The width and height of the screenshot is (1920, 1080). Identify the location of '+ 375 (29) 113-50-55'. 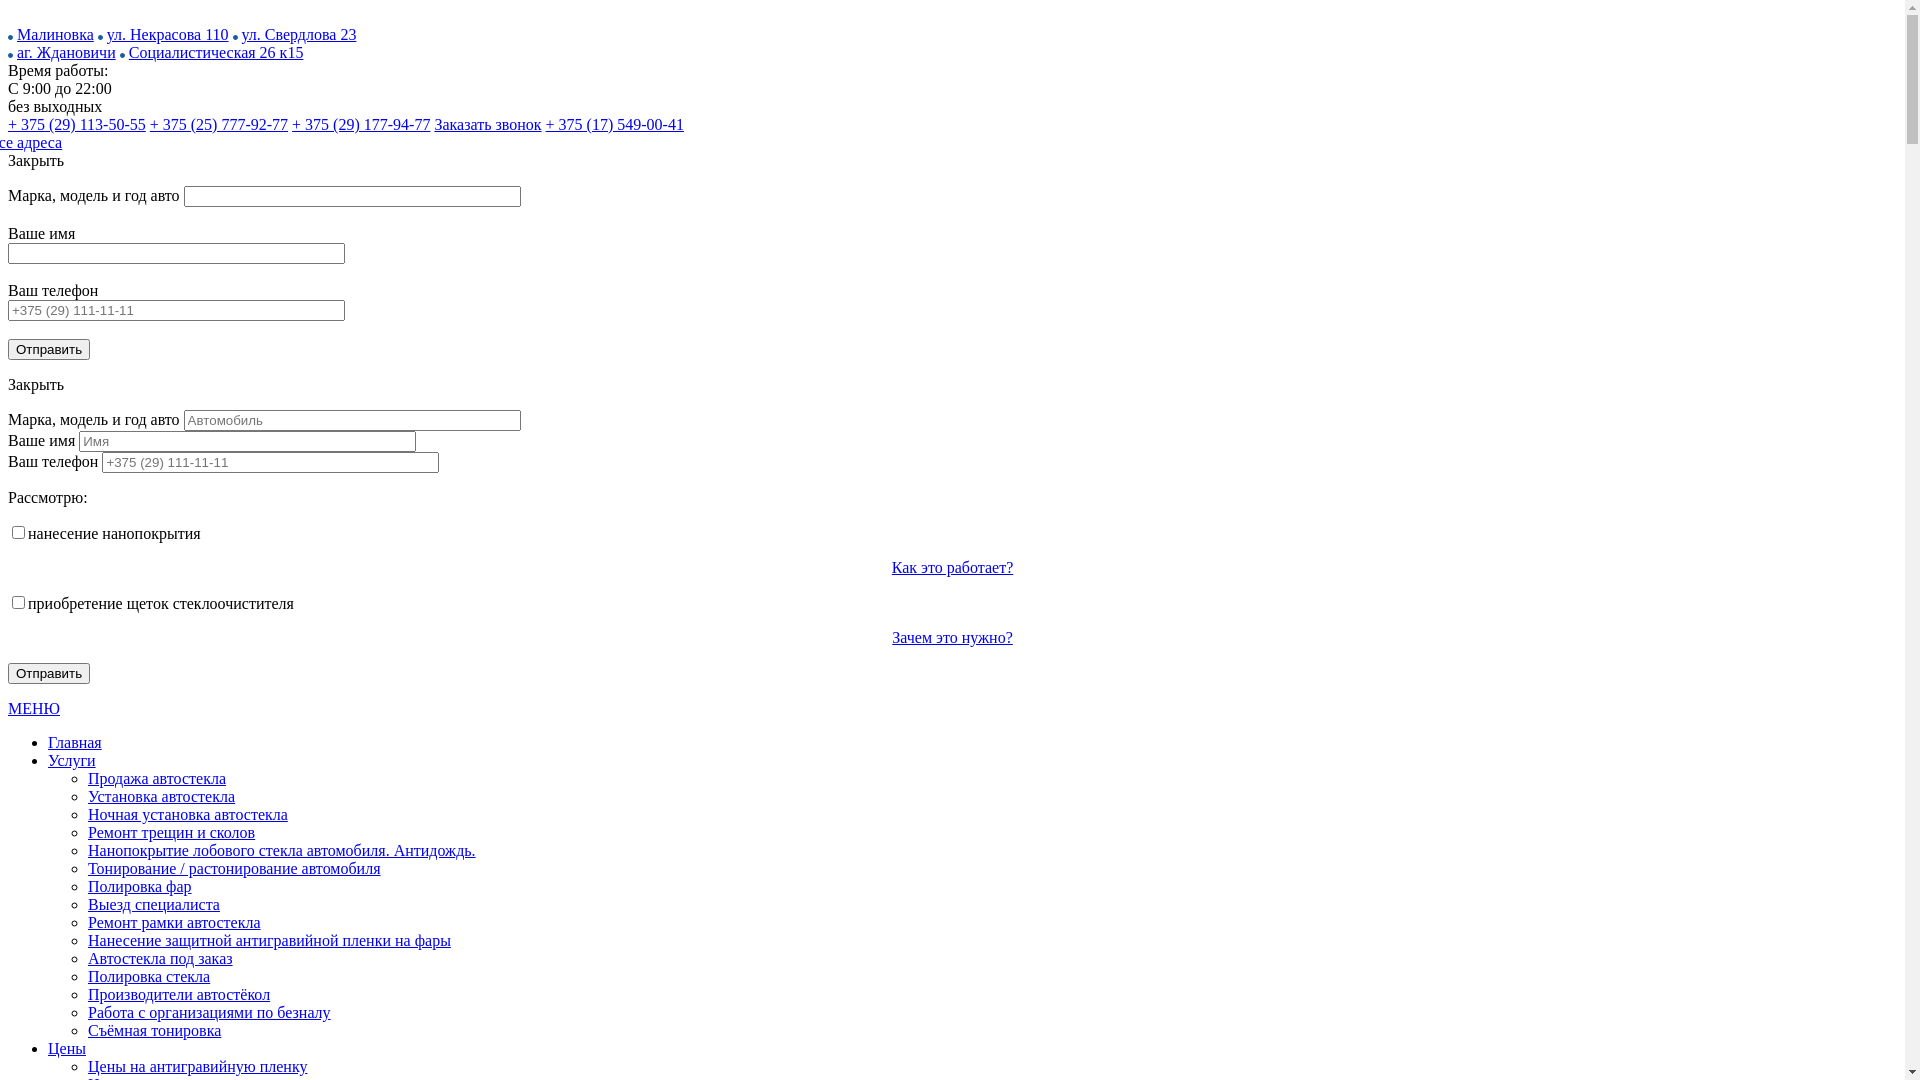
(76, 124).